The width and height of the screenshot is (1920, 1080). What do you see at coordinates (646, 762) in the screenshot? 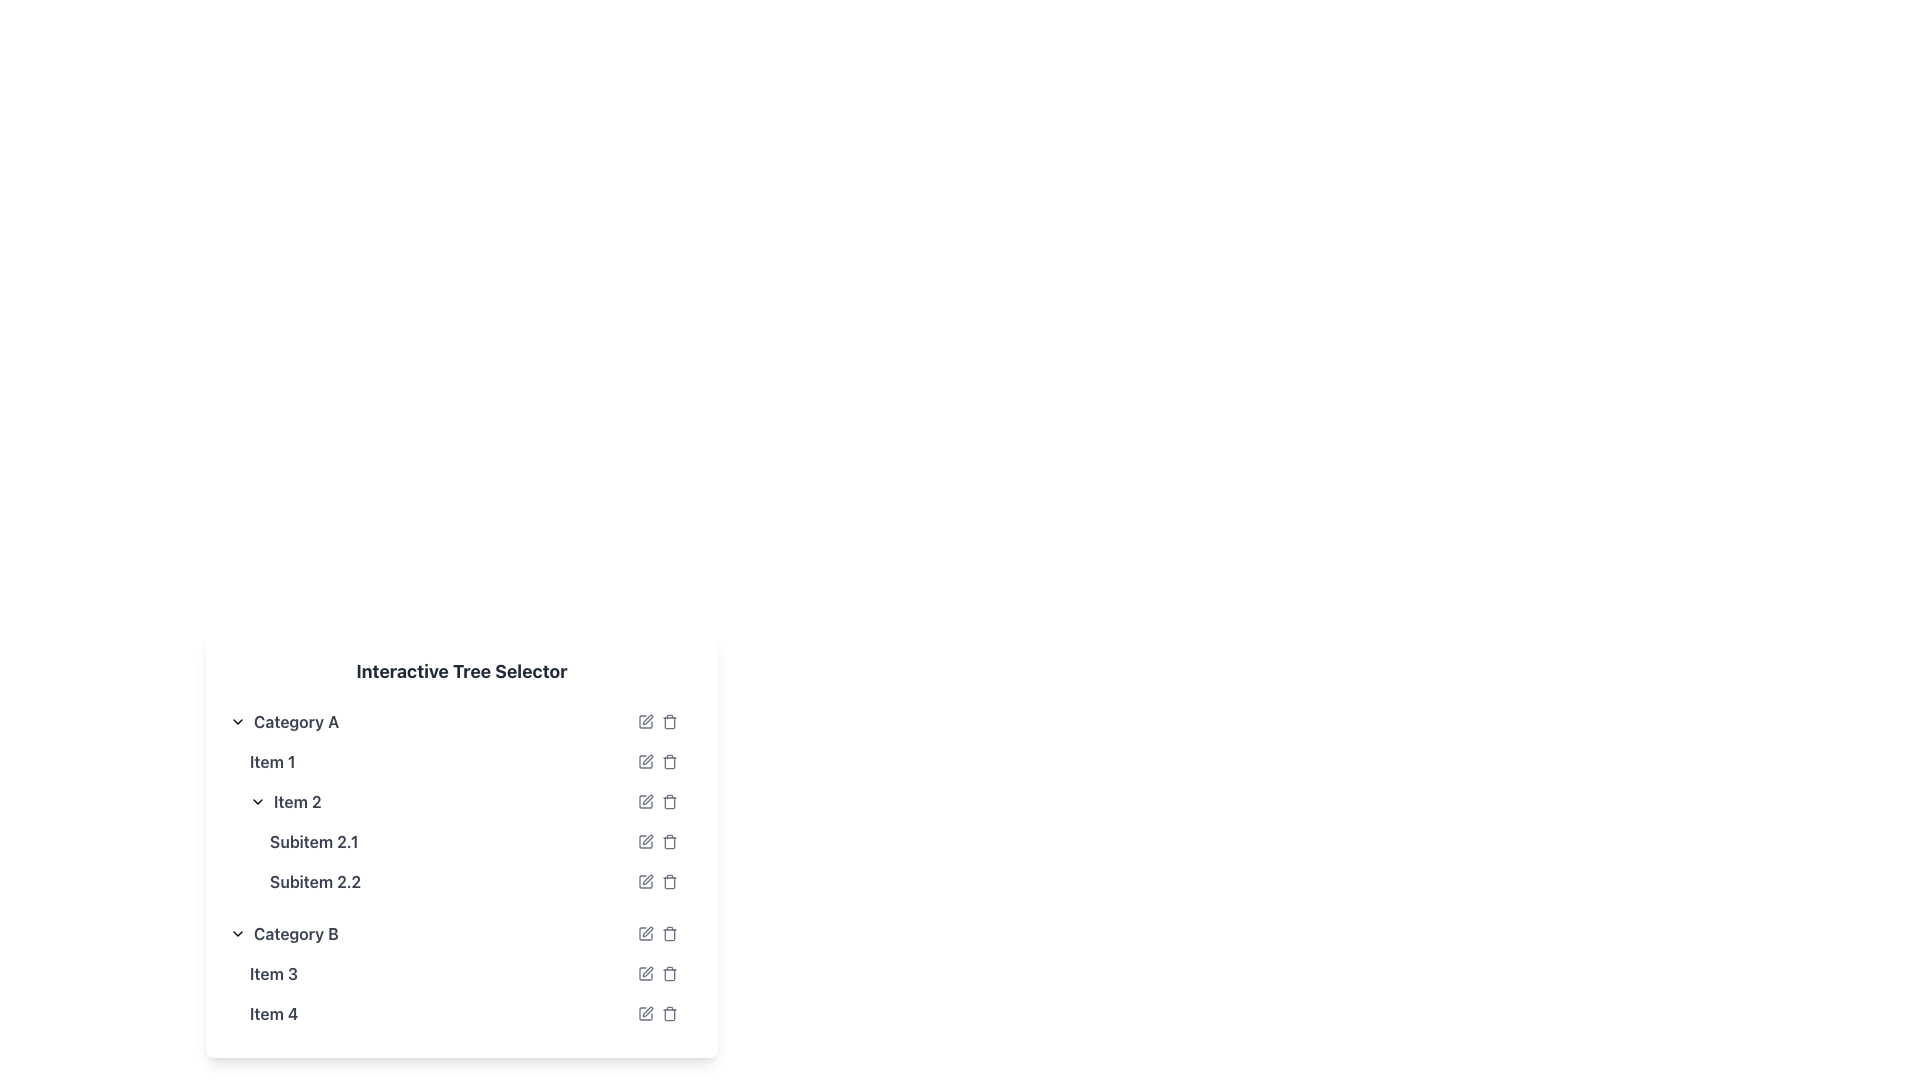
I see `the pencil icon in the interactive tree structure corresponding to 'Item 1' to observe the color change effect` at bounding box center [646, 762].